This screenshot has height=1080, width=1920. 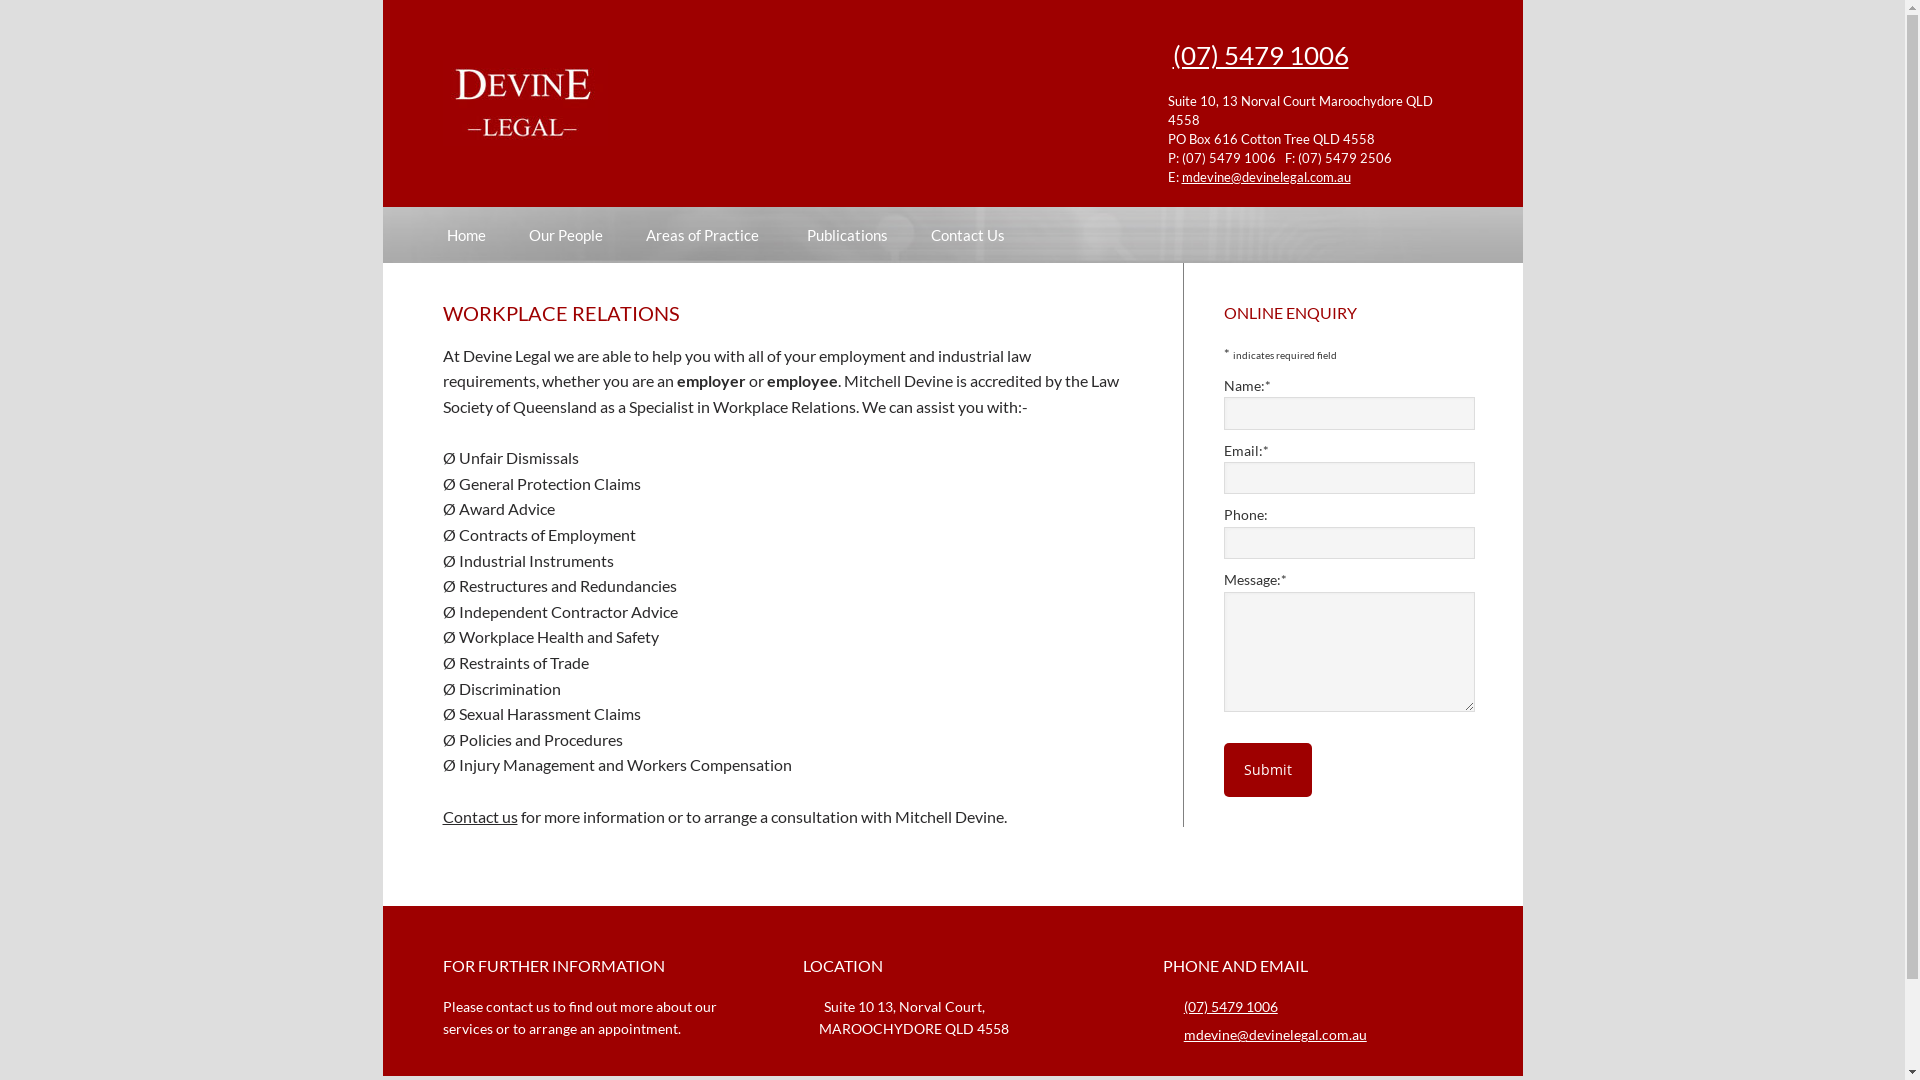 I want to click on 'Areas of Practice', so click(x=705, y=233).